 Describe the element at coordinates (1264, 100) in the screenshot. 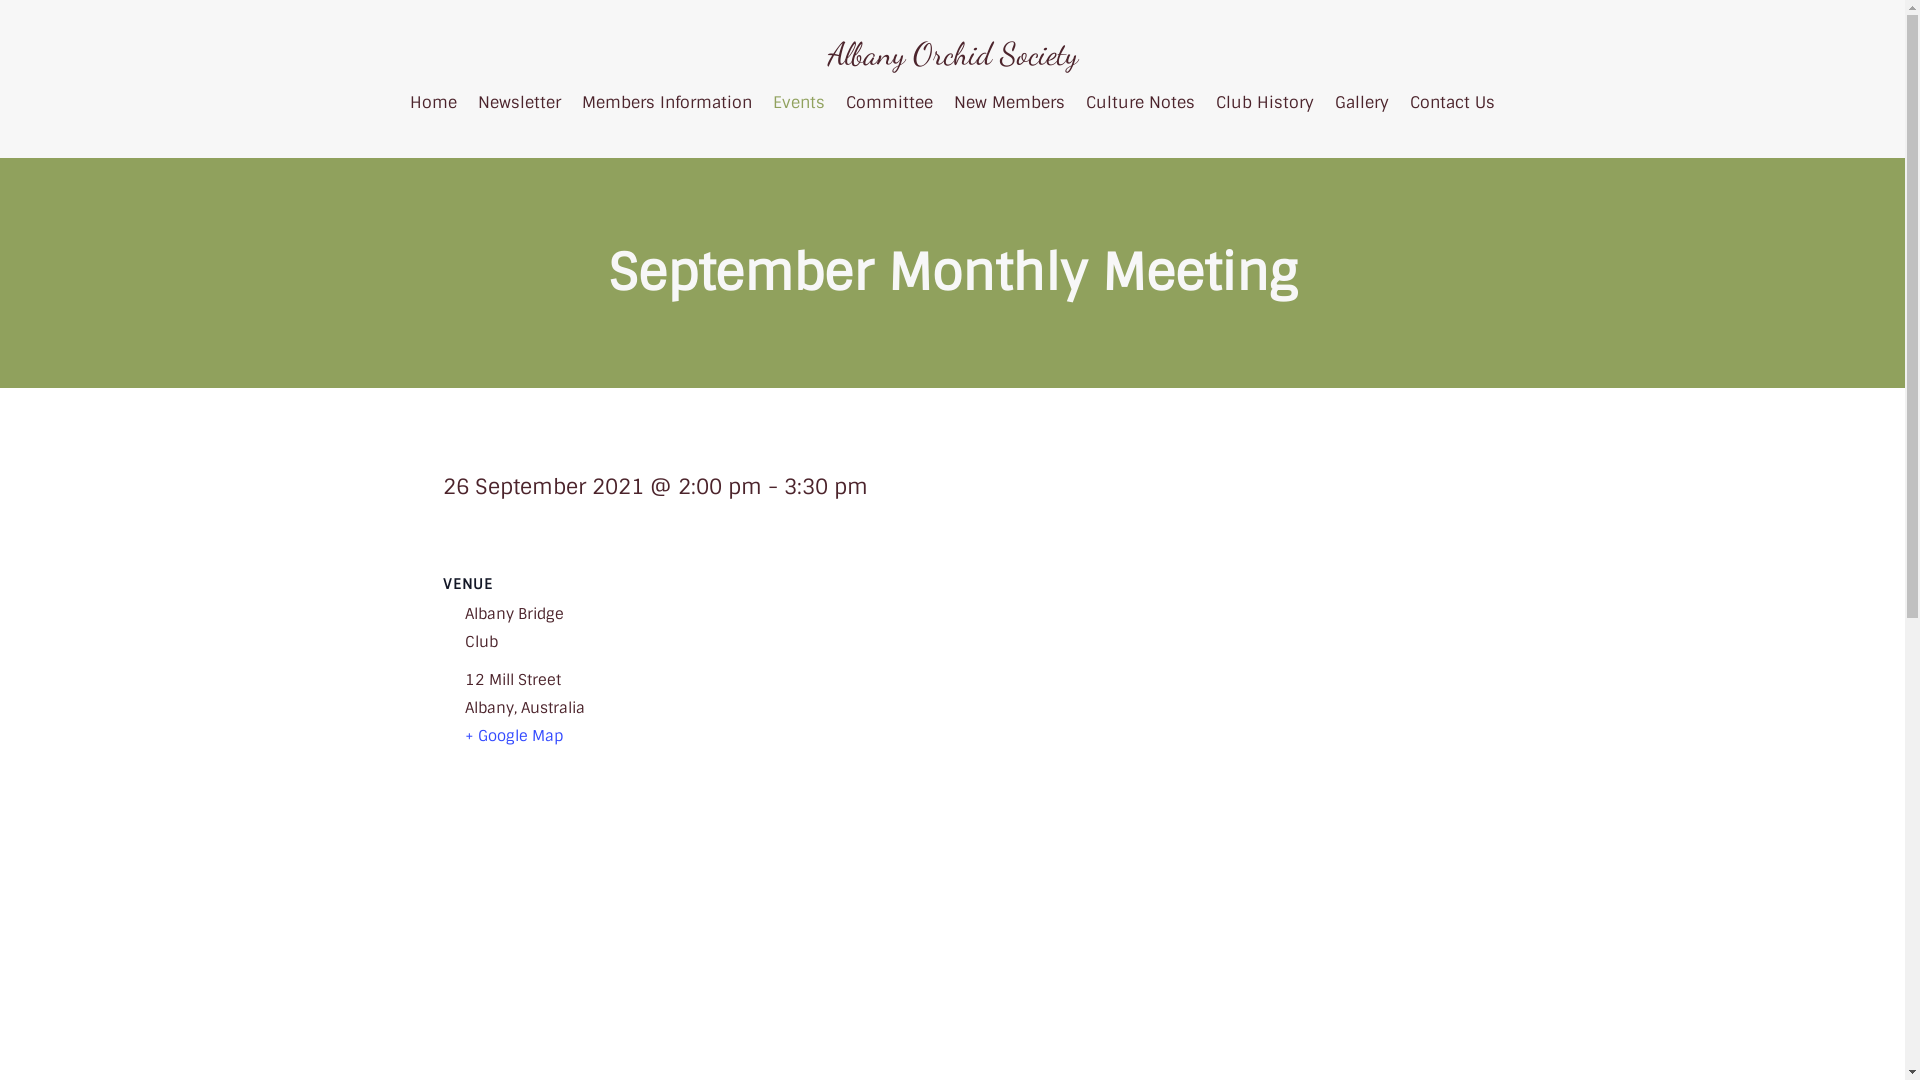

I see `'Club History'` at that location.